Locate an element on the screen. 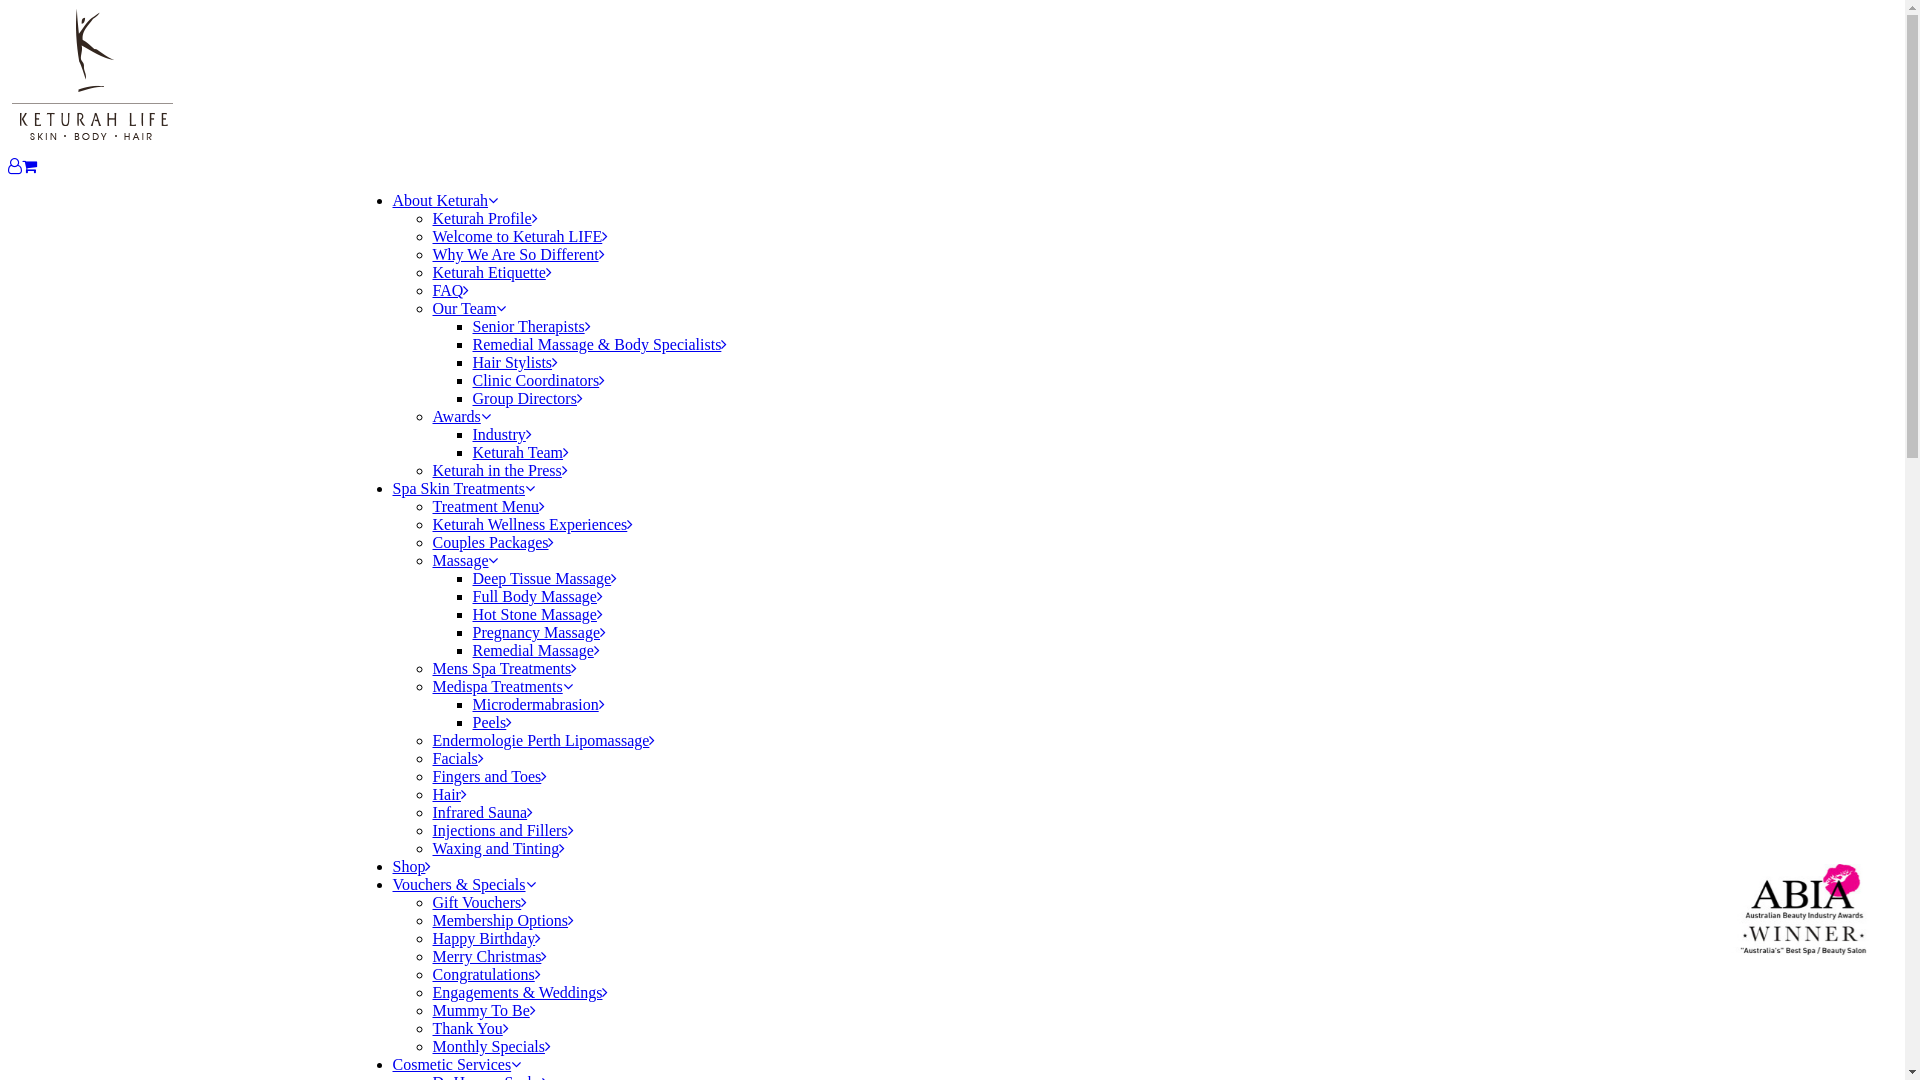  'Infrared Sauna' is located at coordinates (482, 812).